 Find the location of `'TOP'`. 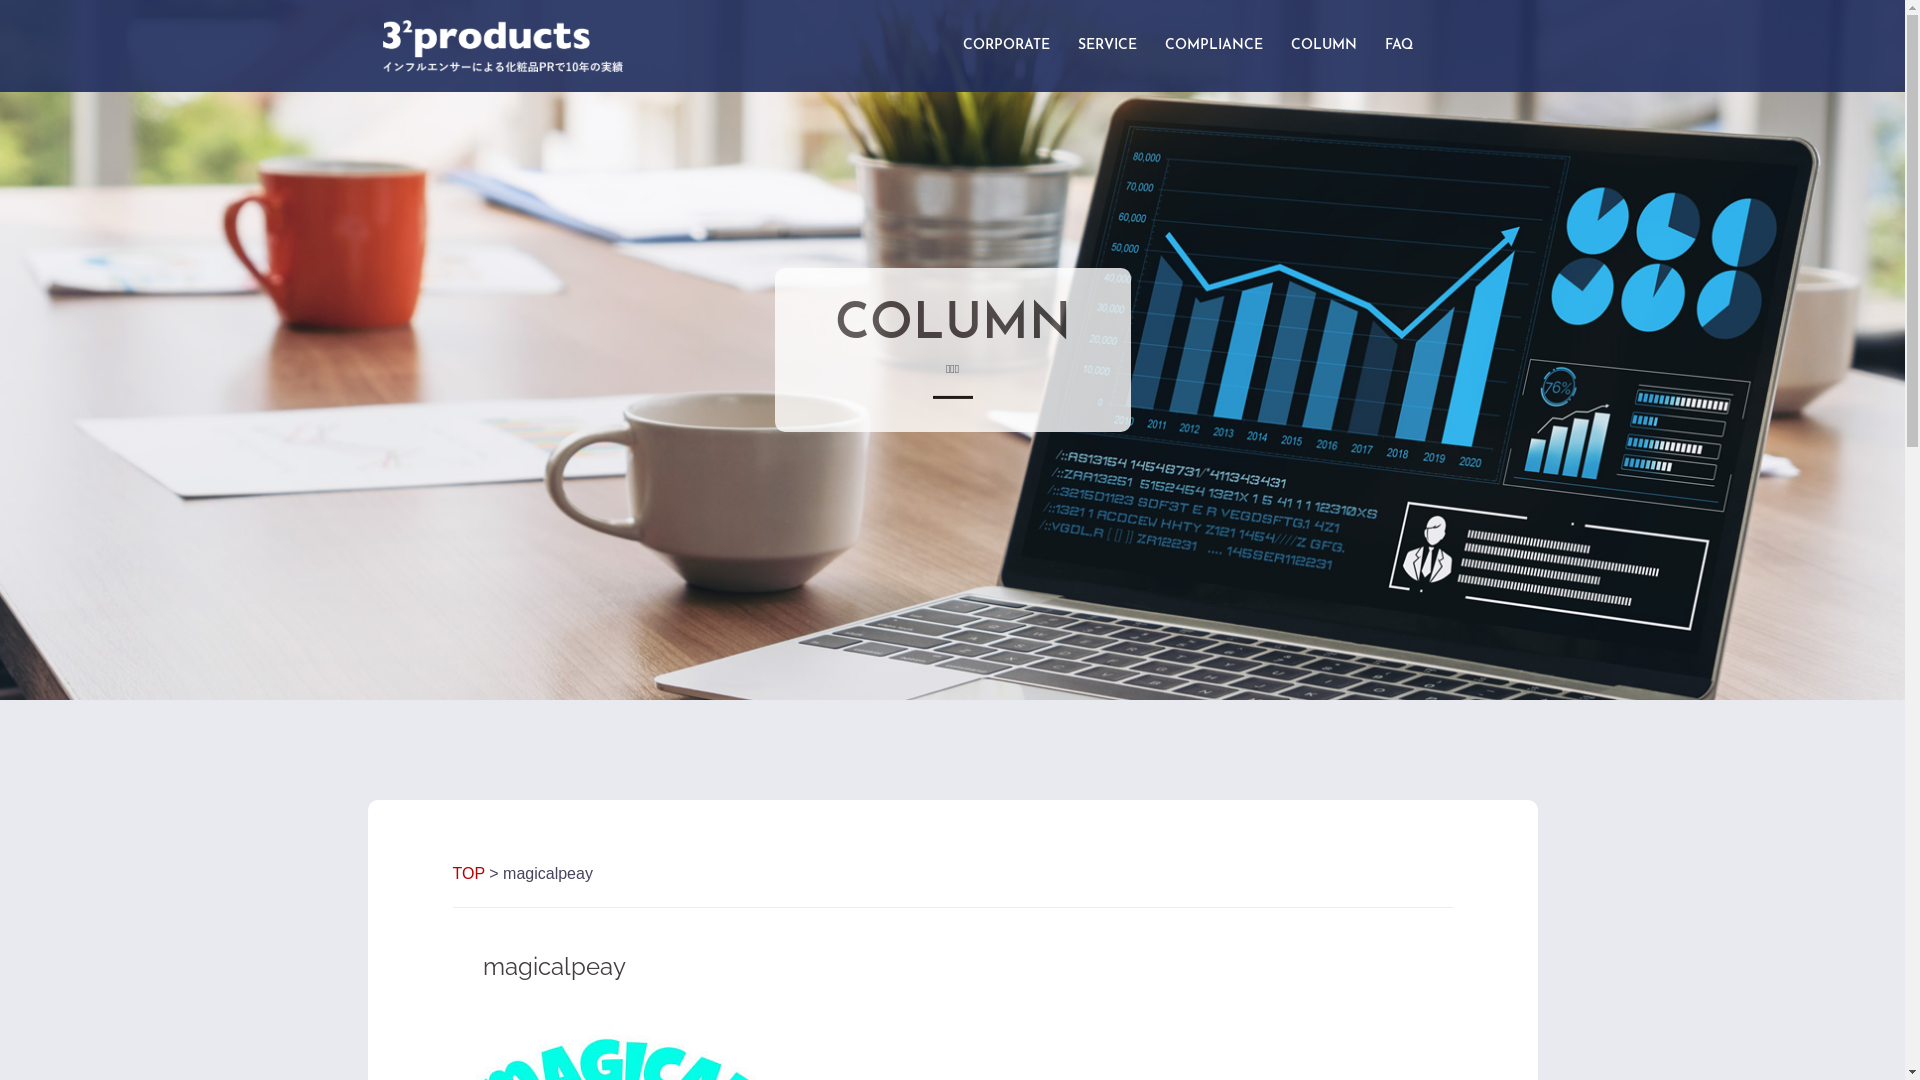

'TOP' is located at coordinates (466, 872).